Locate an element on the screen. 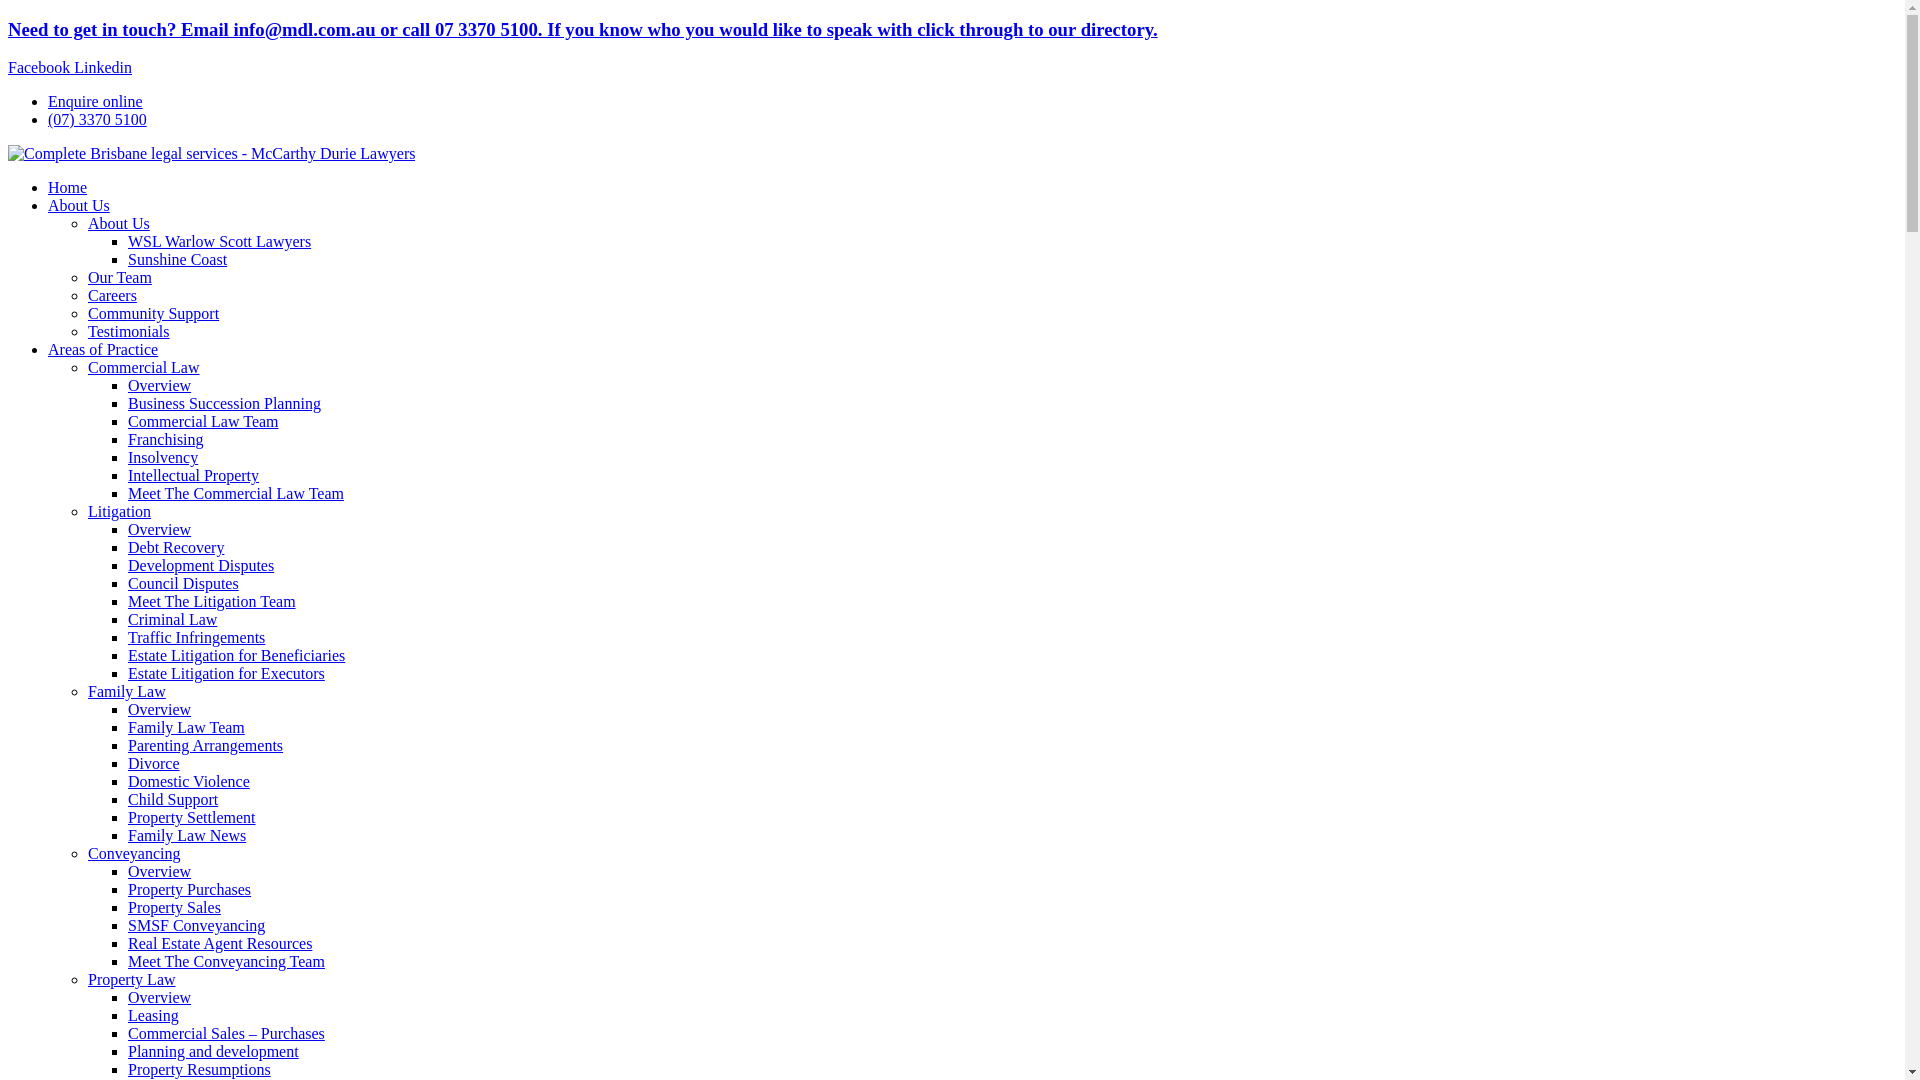 The height and width of the screenshot is (1080, 1920). 'Debt Recovery' is located at coordinates (127, 547).